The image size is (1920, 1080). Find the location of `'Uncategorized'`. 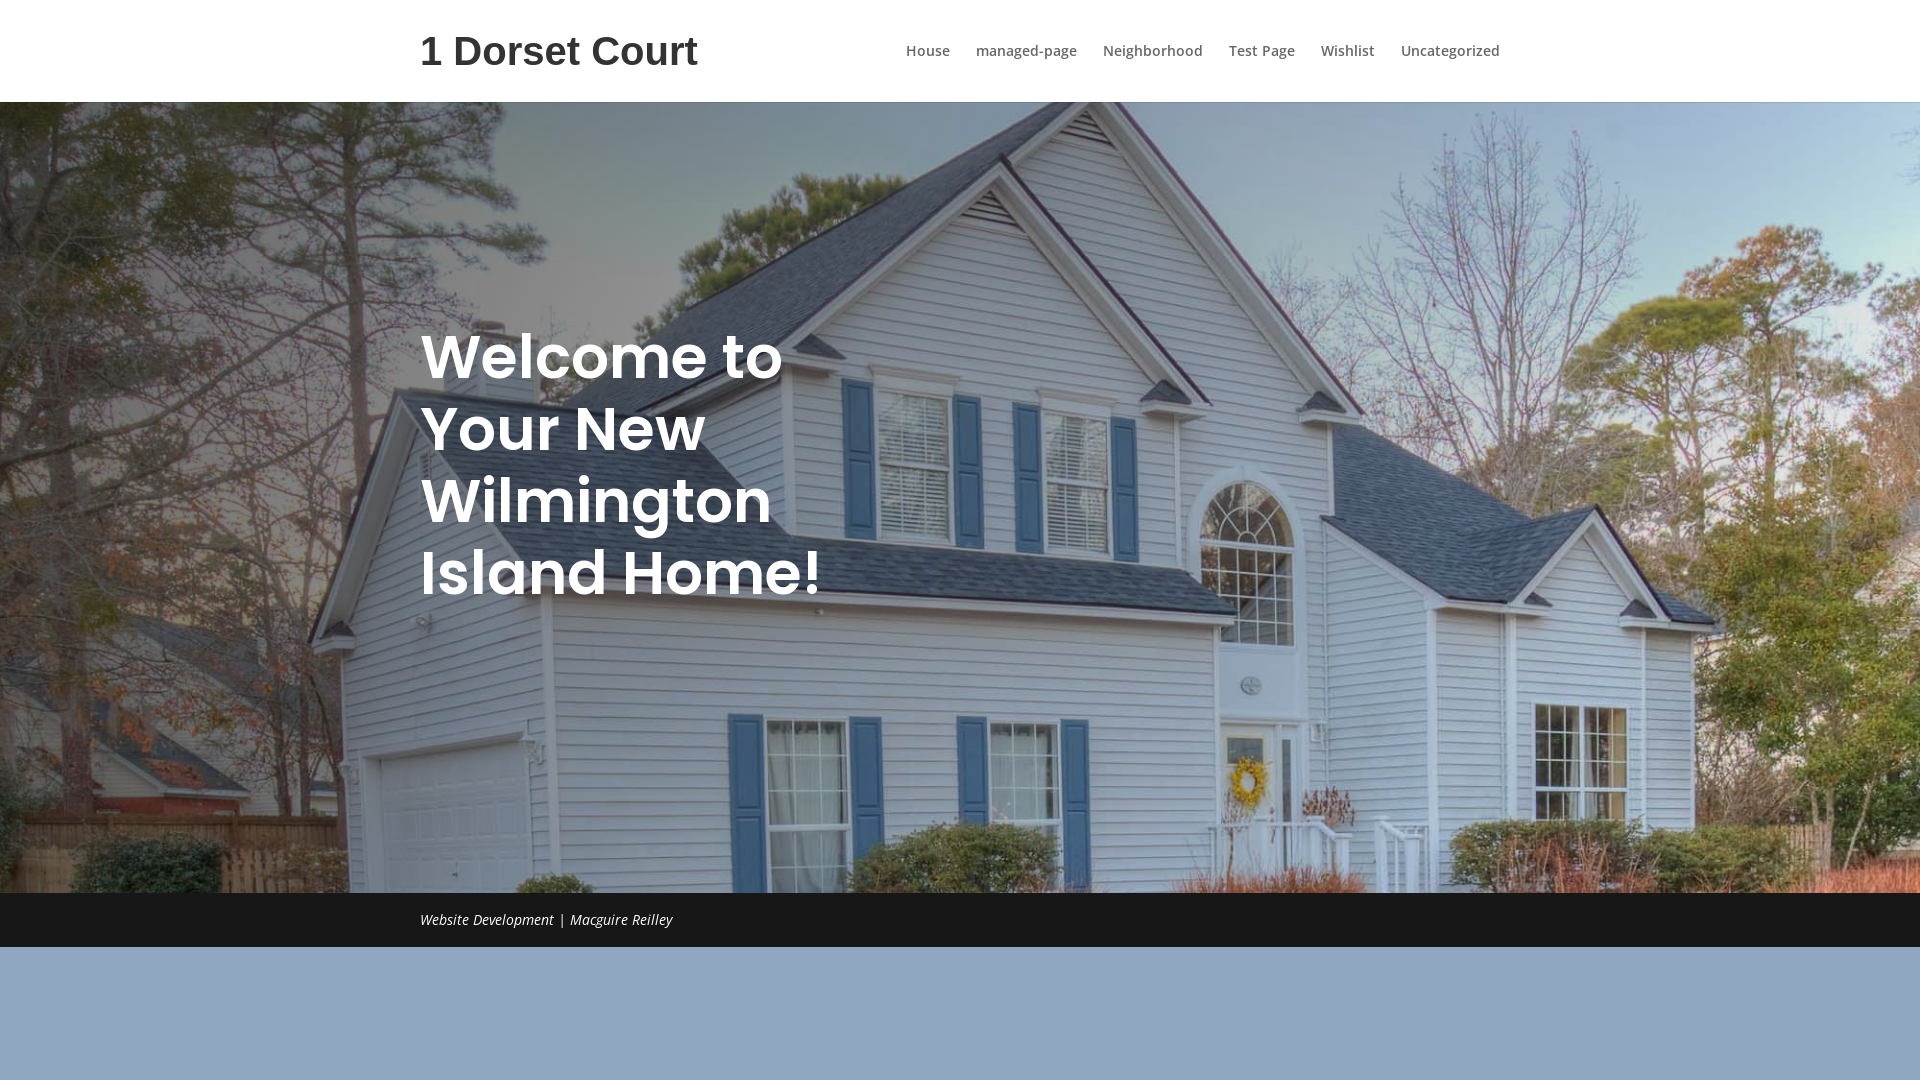

'Uncategorized' is located at coordinates (1450, 72).